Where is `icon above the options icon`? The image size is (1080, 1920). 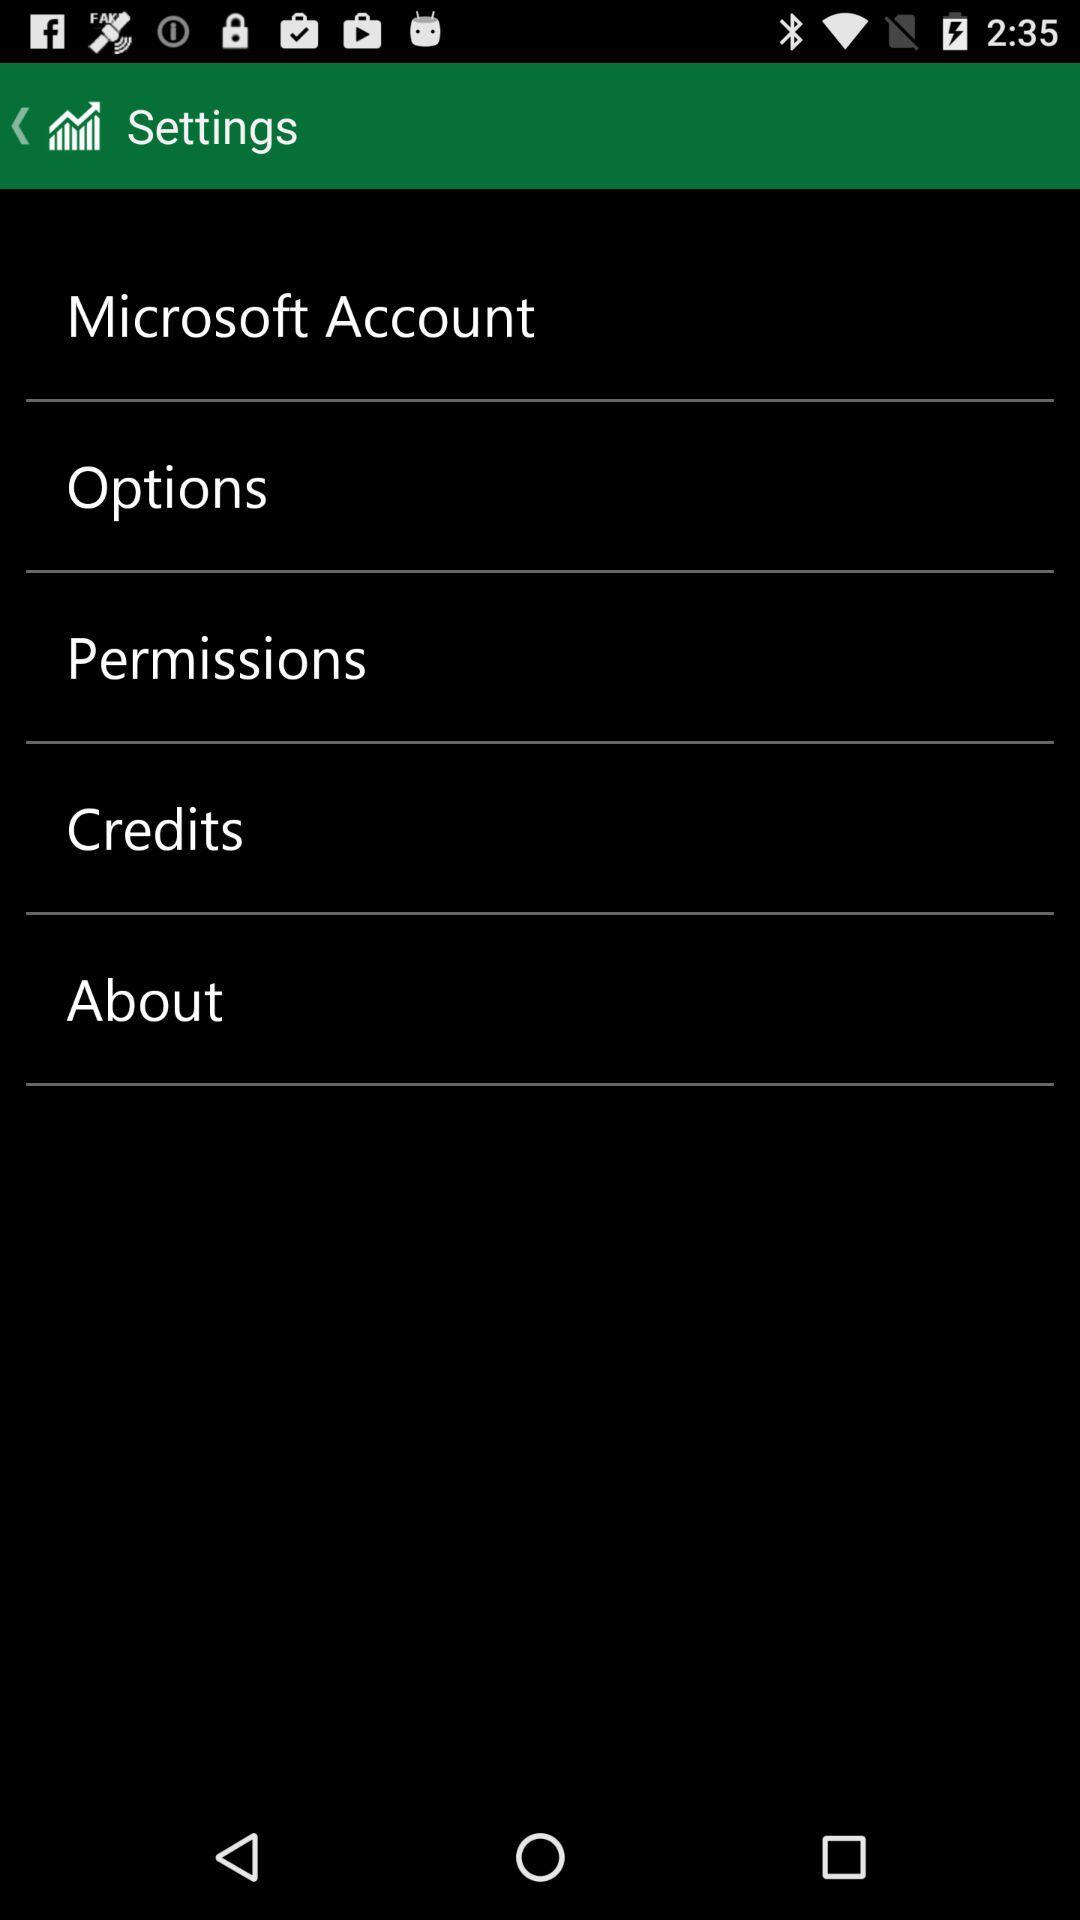 icon above the options icon is located at coordinates (300, 314).